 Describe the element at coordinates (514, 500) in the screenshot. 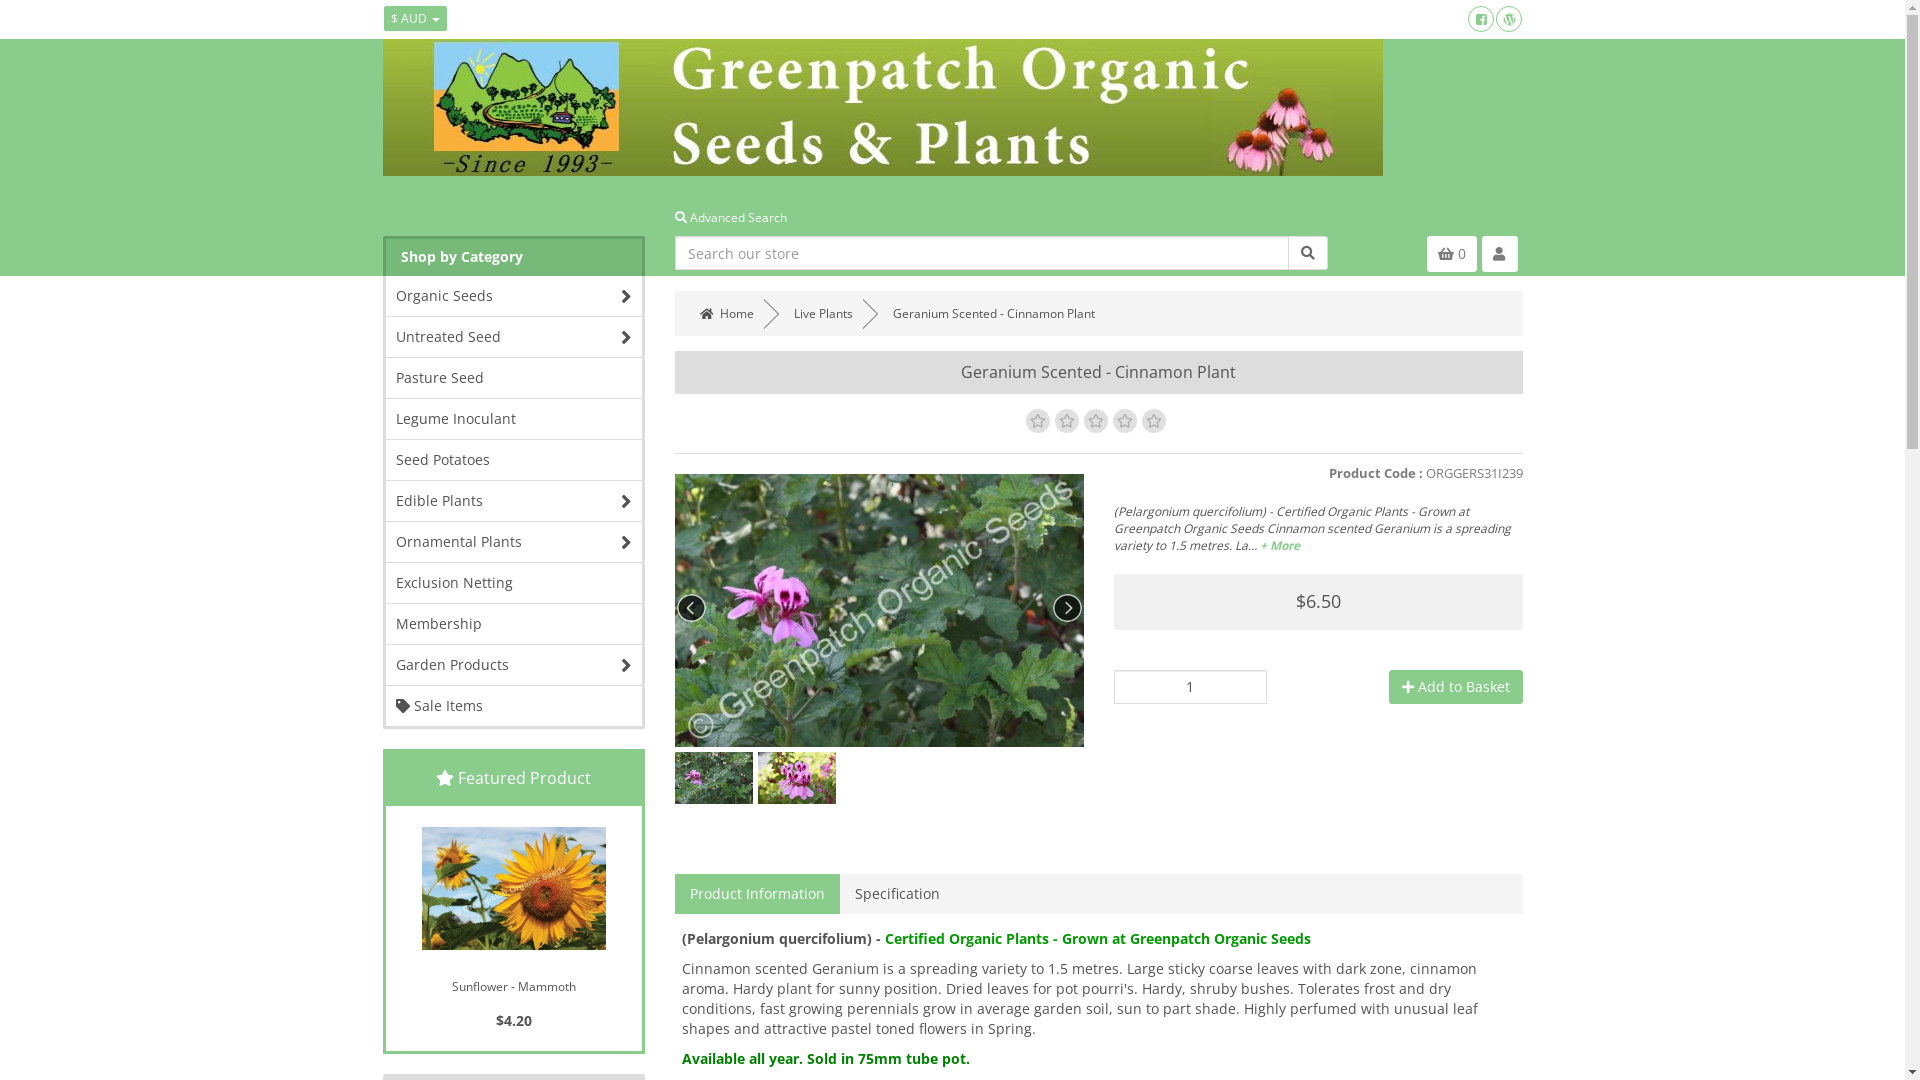

I see `'Edible Plants'` at that location.